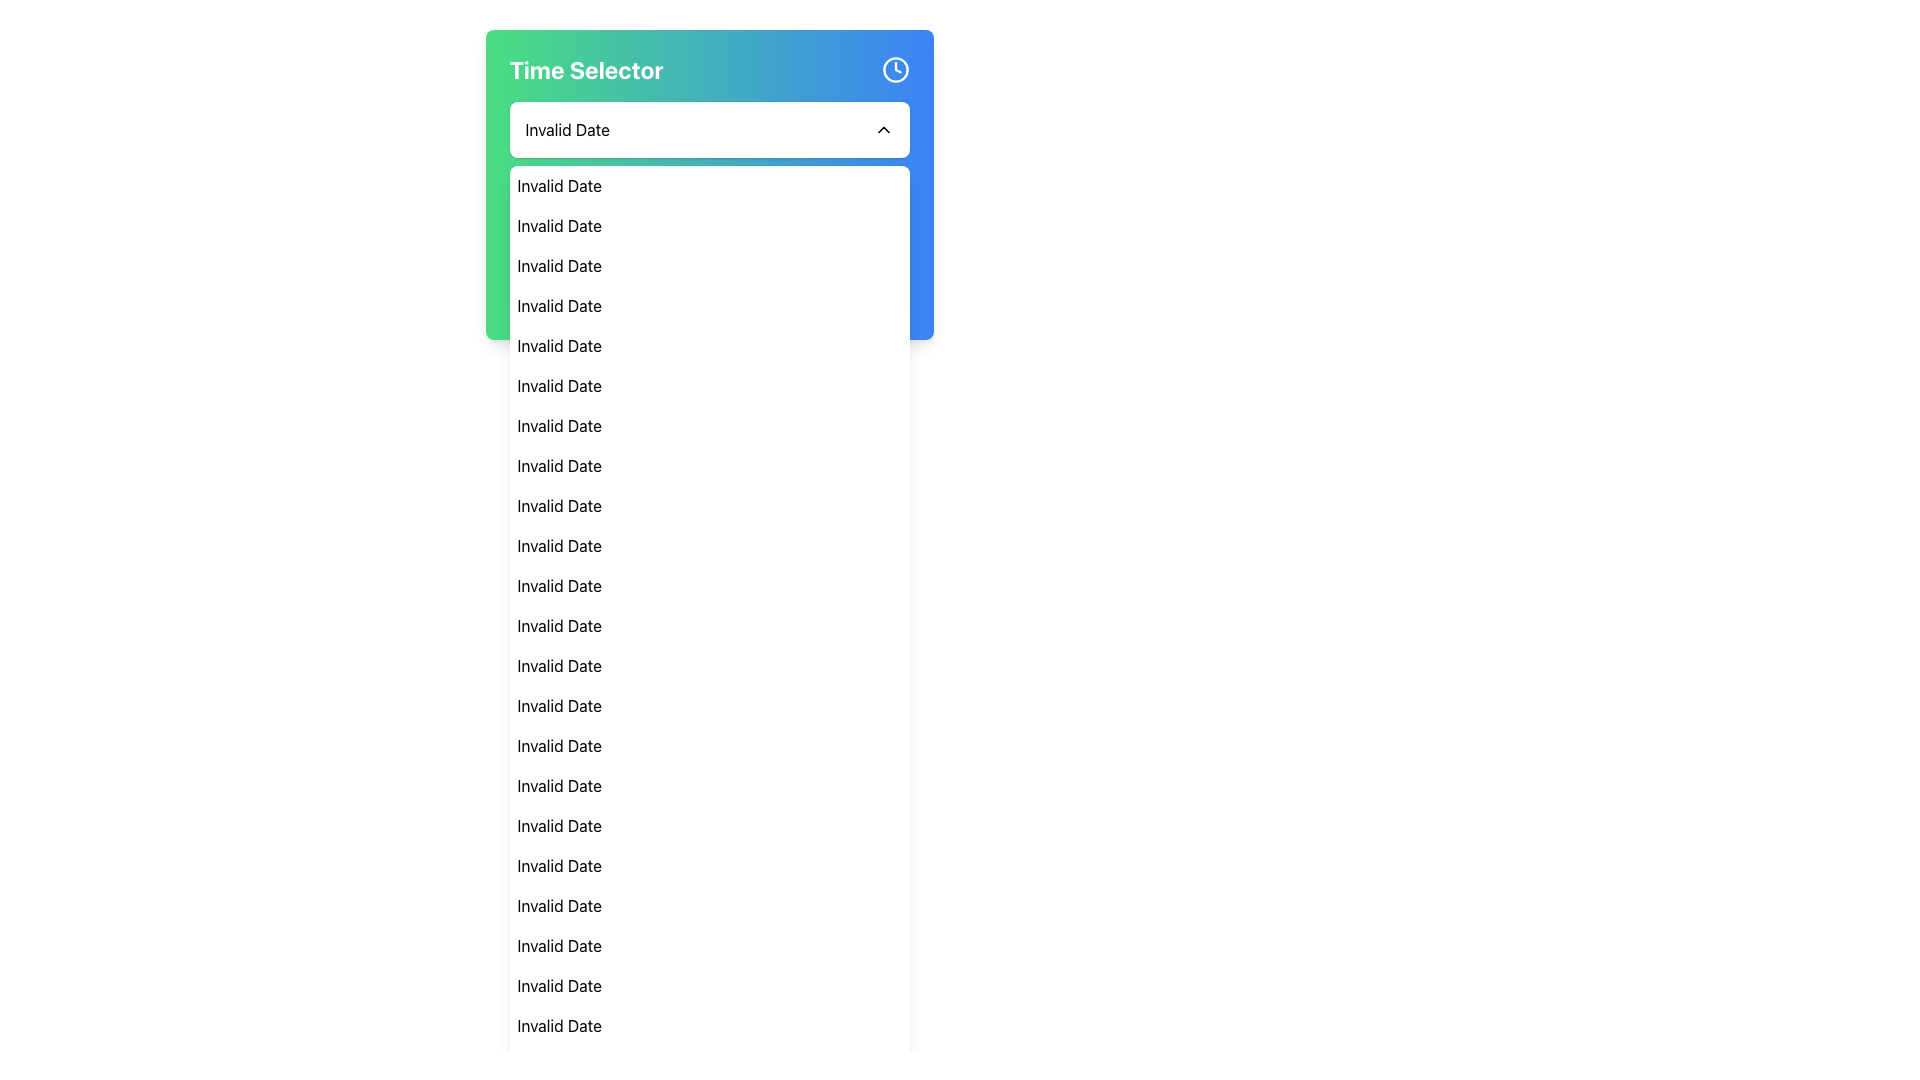  Describe the element at coordinates (583, 265) in the screenshot. I see `the 'Invalid Date' button-like interactive text item in the dropdown menu labeled 'Time Selector'` at that location.